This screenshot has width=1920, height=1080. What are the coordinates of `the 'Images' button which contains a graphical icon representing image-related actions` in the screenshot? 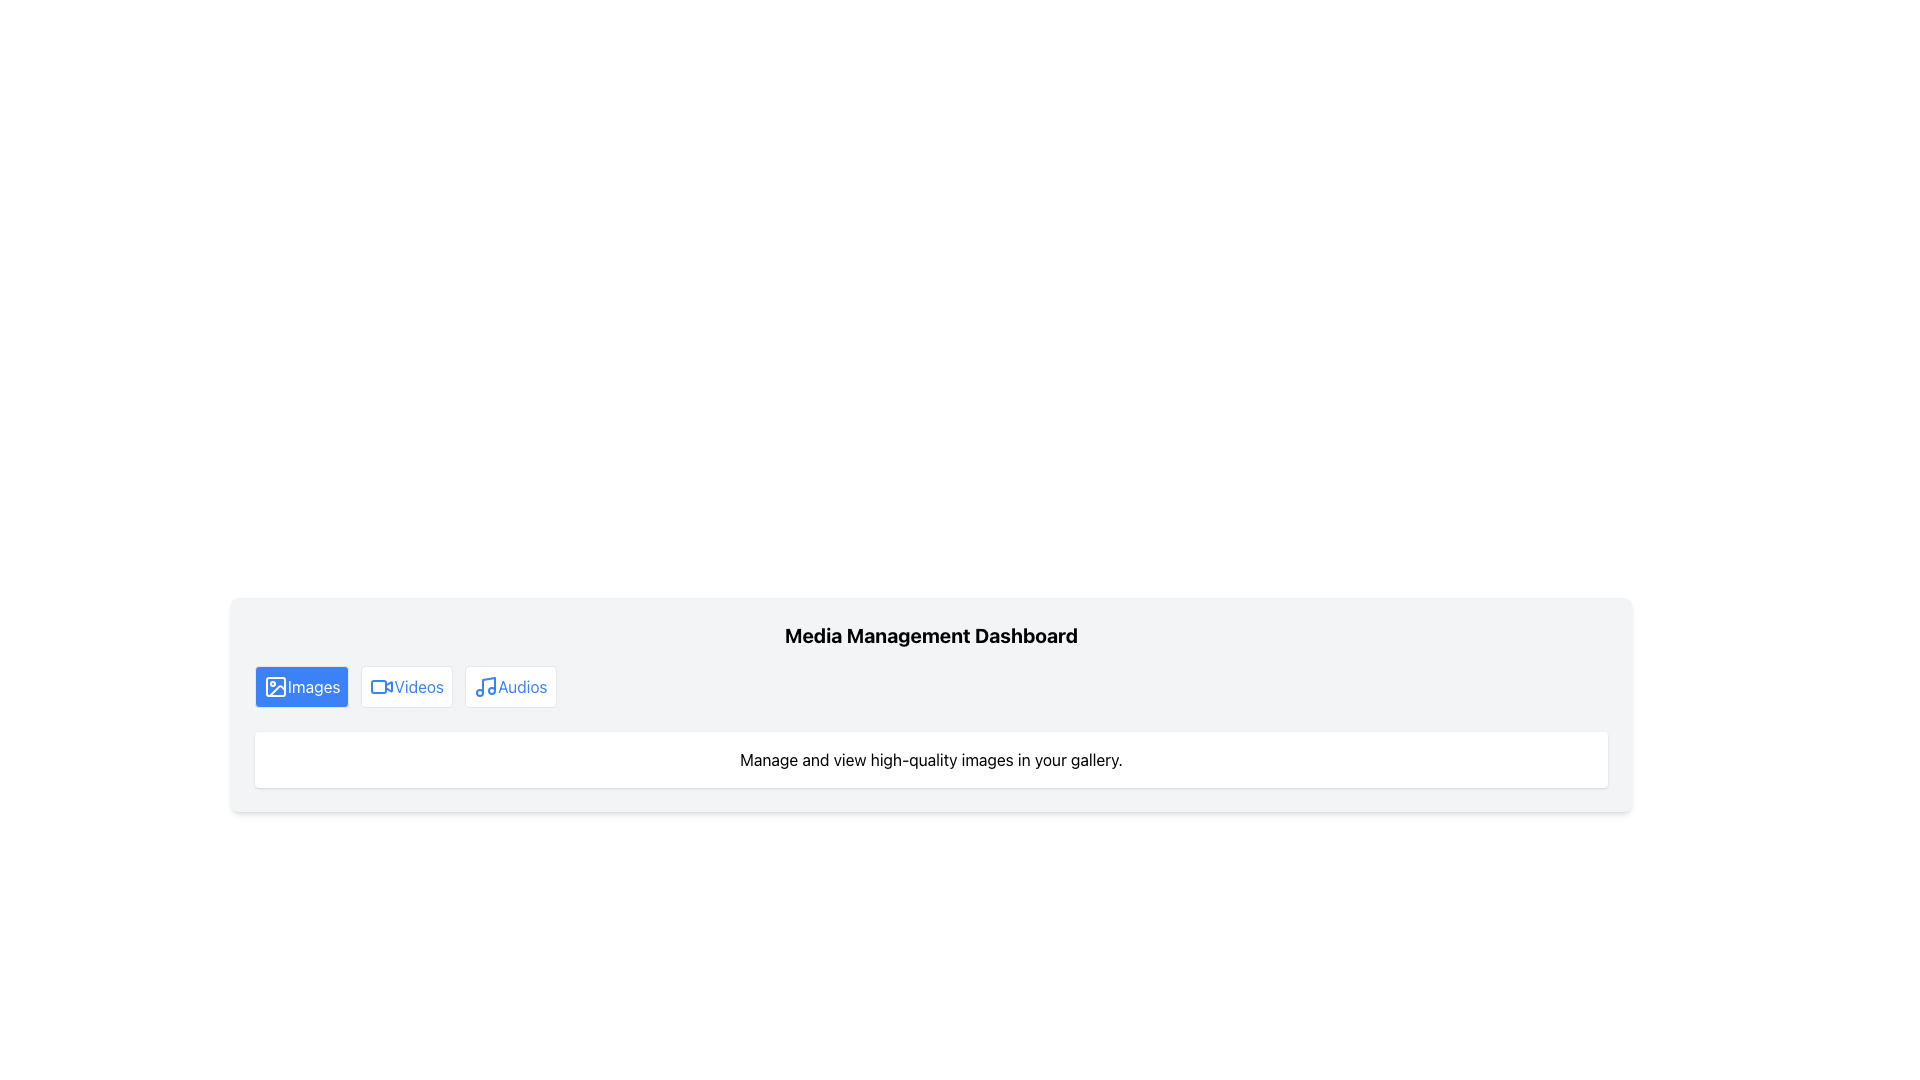 It's located at (274, 685).